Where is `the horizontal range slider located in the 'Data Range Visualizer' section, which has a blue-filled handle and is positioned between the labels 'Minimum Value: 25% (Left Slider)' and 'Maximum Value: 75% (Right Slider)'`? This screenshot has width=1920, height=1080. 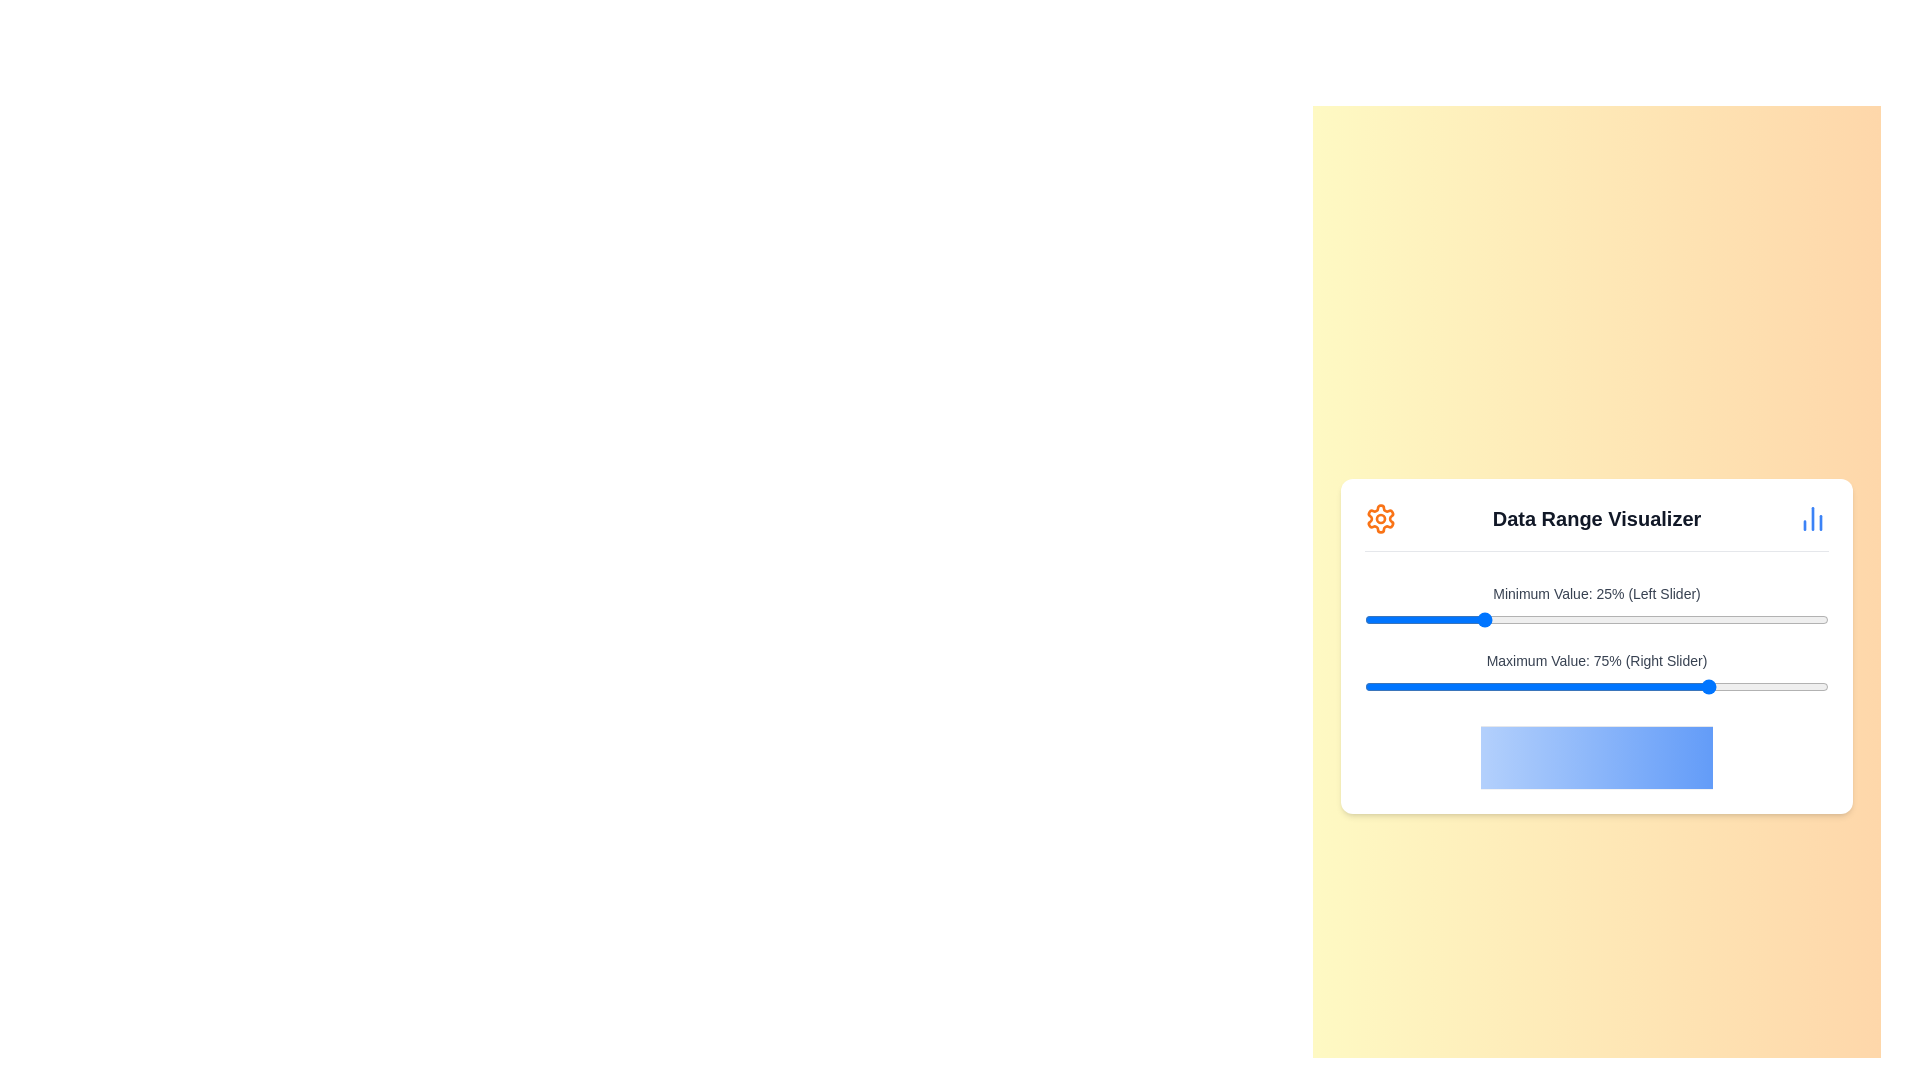 the horizontal range slider located in the 'Data Range Visualizer' section, which has a blue-filled handle and is positioned between the labels 'Minimum Value: 25% (Left Slider)' and 'Maximum Value: 75% (Right Slider)' is located at coordinates (1596, 618).